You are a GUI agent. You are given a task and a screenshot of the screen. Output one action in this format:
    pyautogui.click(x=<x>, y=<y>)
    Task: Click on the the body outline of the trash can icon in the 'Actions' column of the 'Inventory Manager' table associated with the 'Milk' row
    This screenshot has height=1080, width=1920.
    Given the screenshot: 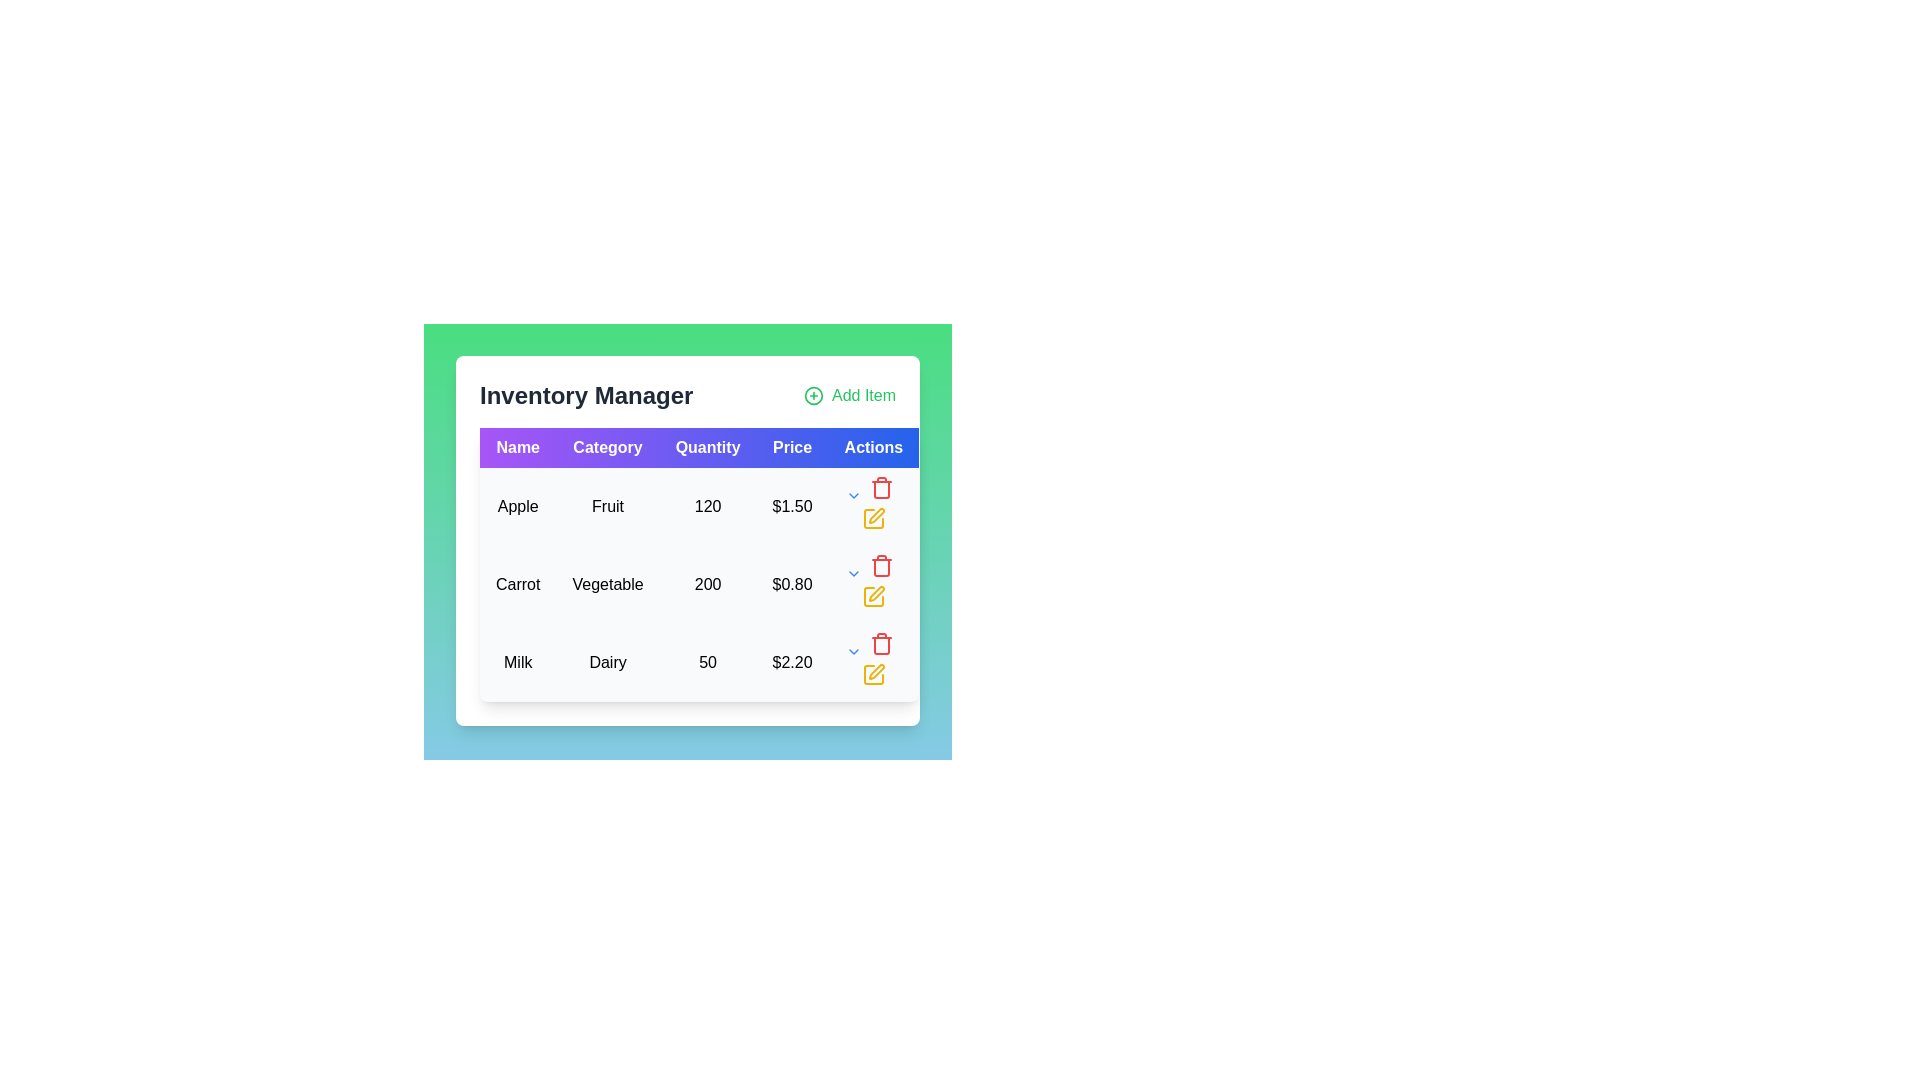 What is the action you would take?
    pyautogui.click(x=880, y=645)
    